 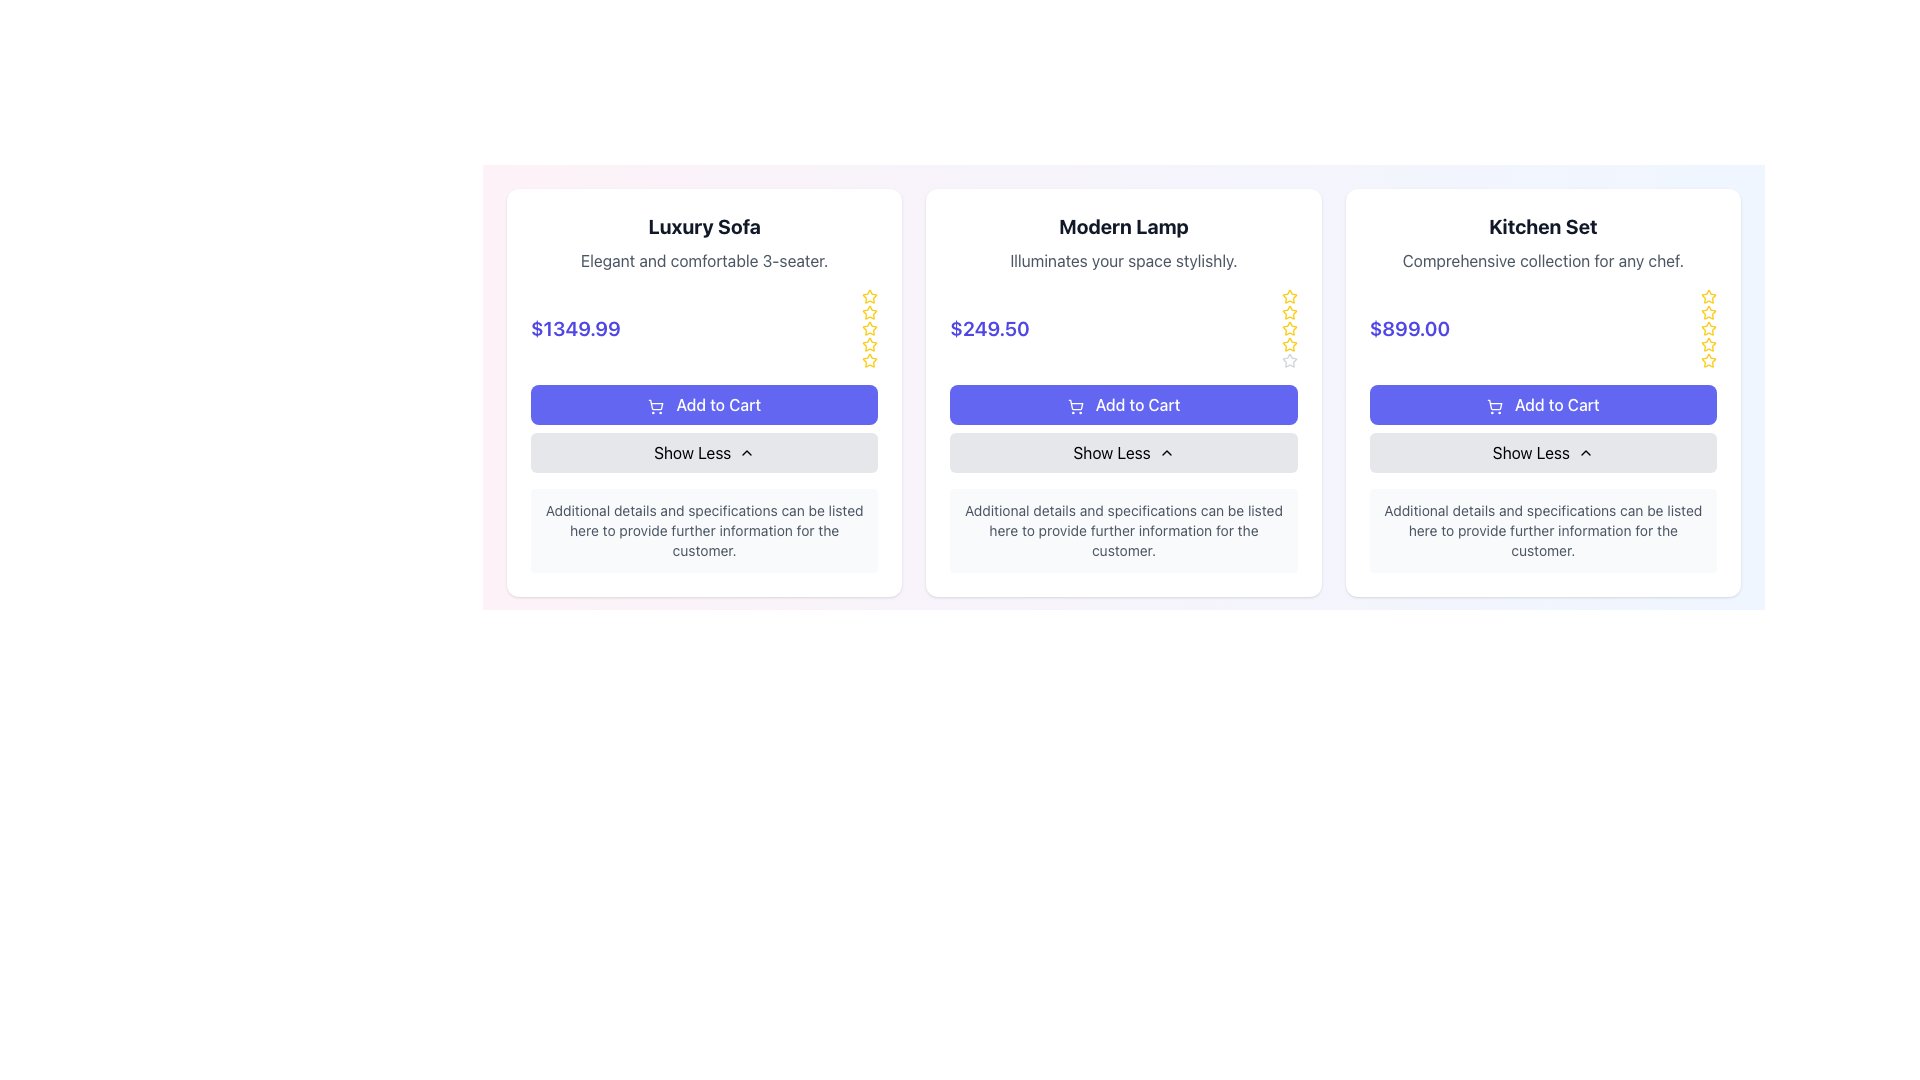 What do you see at coordinates (1289, 312) in the screenshot?
I see `the third star icon in the five-star rating system for the product 'Modern Lamp' to indicate its current rating level` at bounding box center [1289, 312].